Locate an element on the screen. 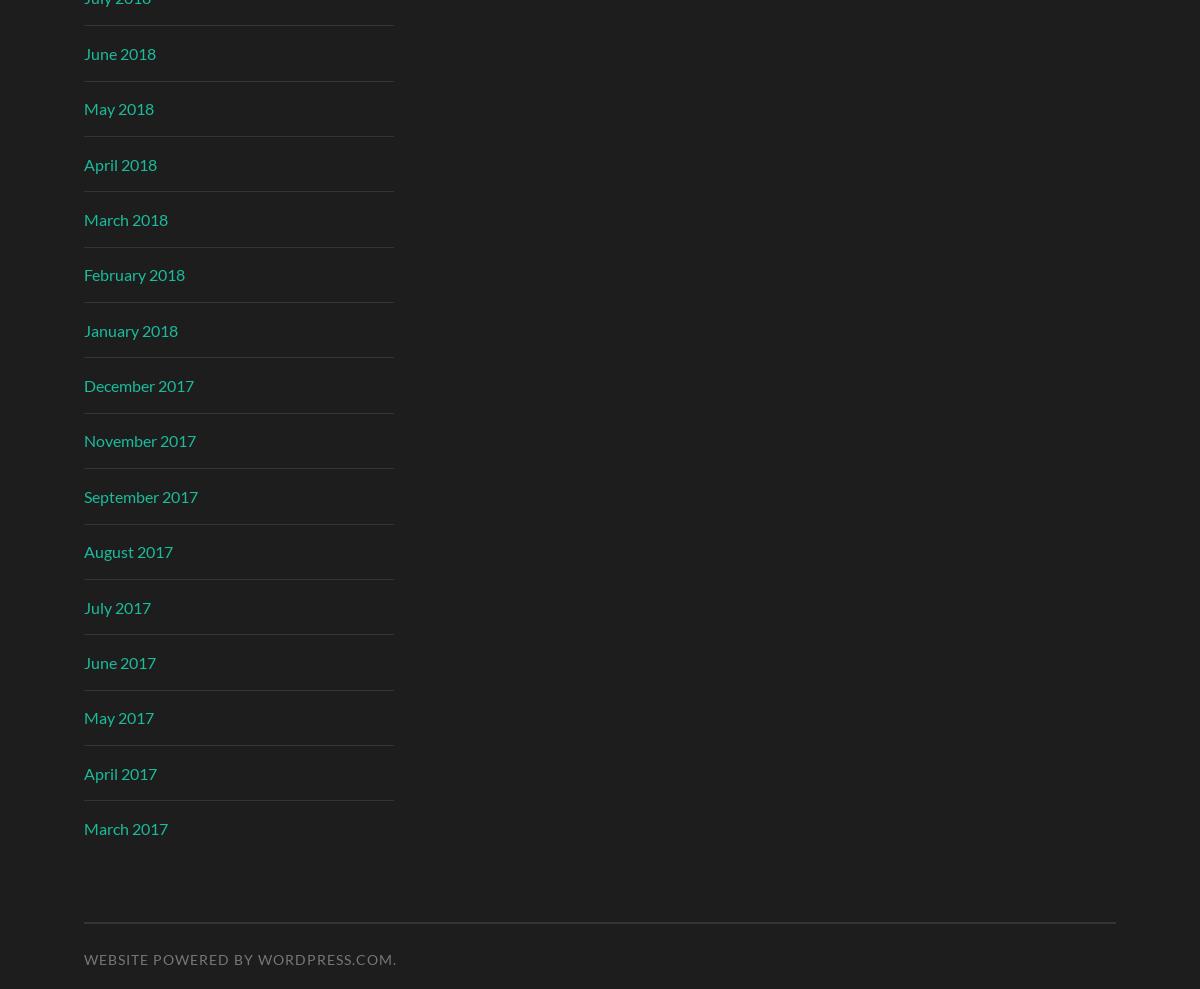  'March 2017' is located at coordinates (84, 828).